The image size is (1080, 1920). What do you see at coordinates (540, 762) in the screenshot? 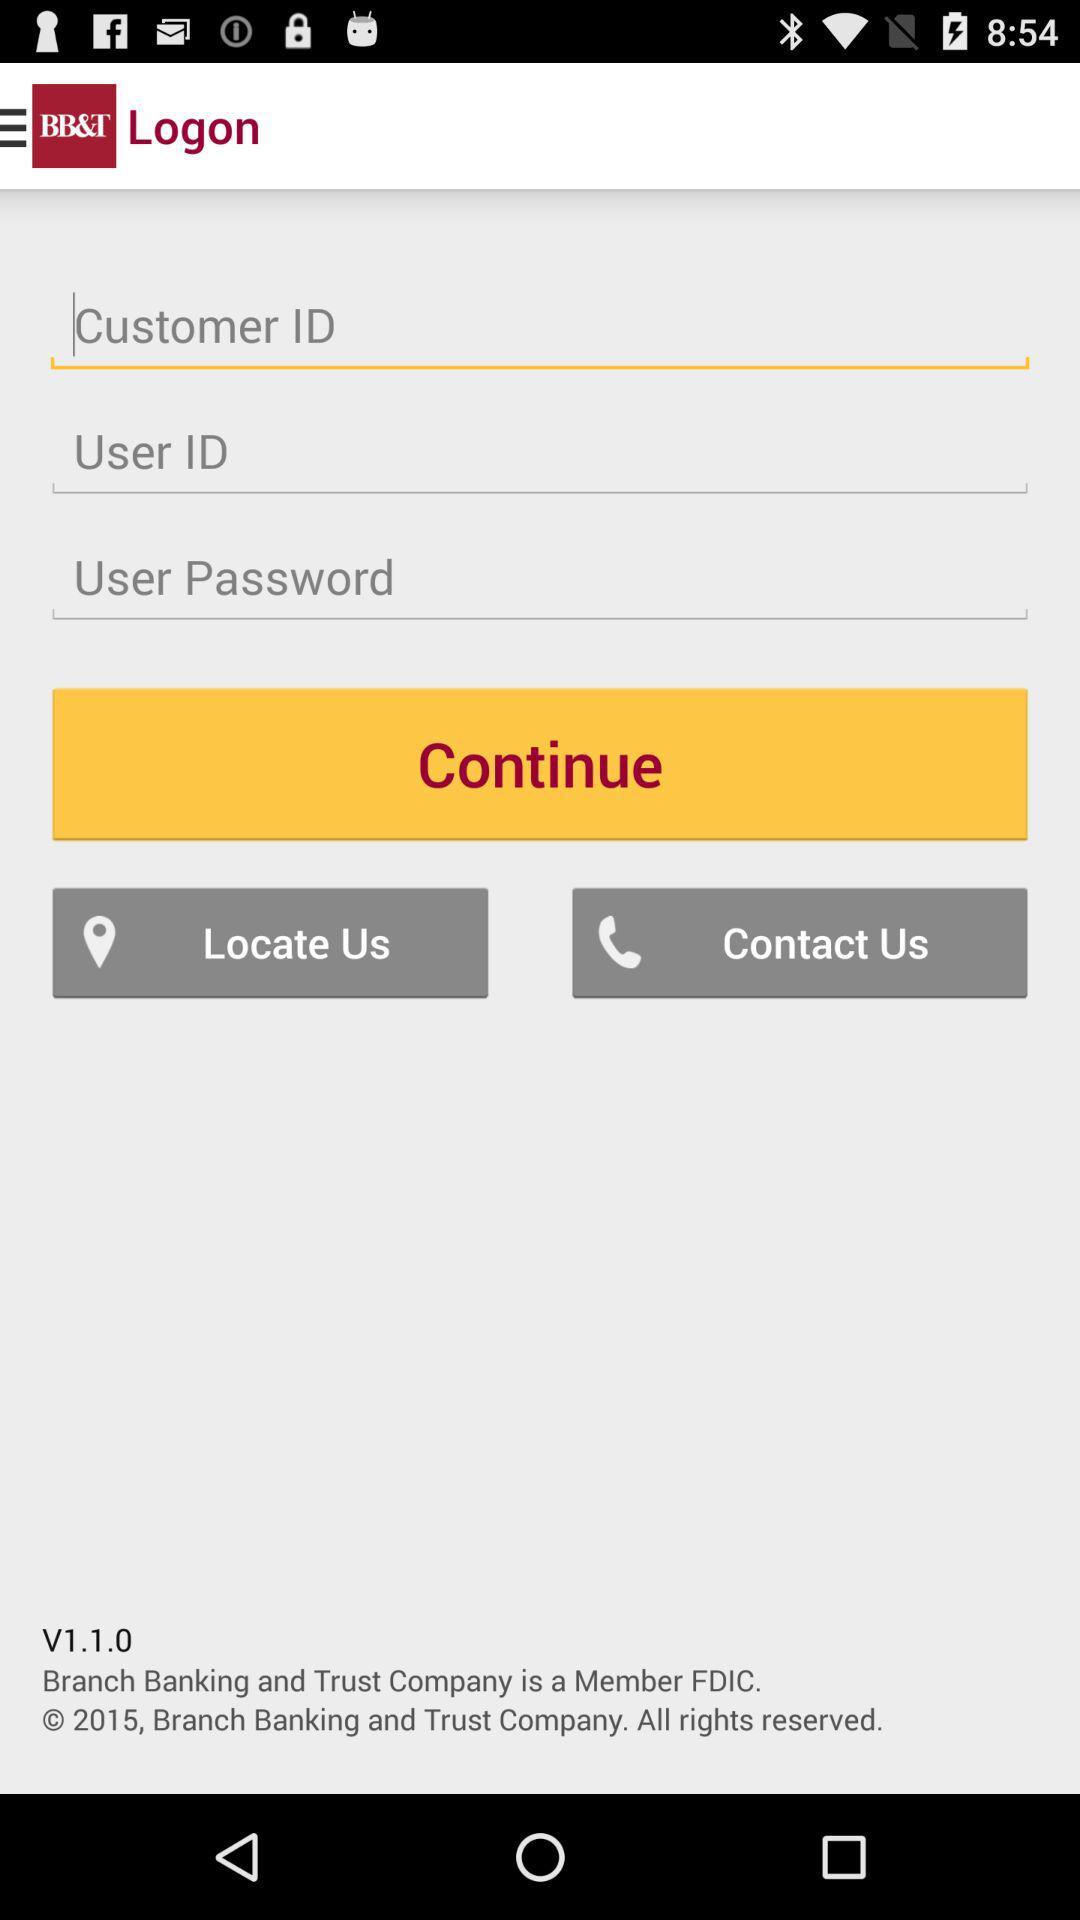
I see `the button above locate us item` at bounding box center [540, 762].